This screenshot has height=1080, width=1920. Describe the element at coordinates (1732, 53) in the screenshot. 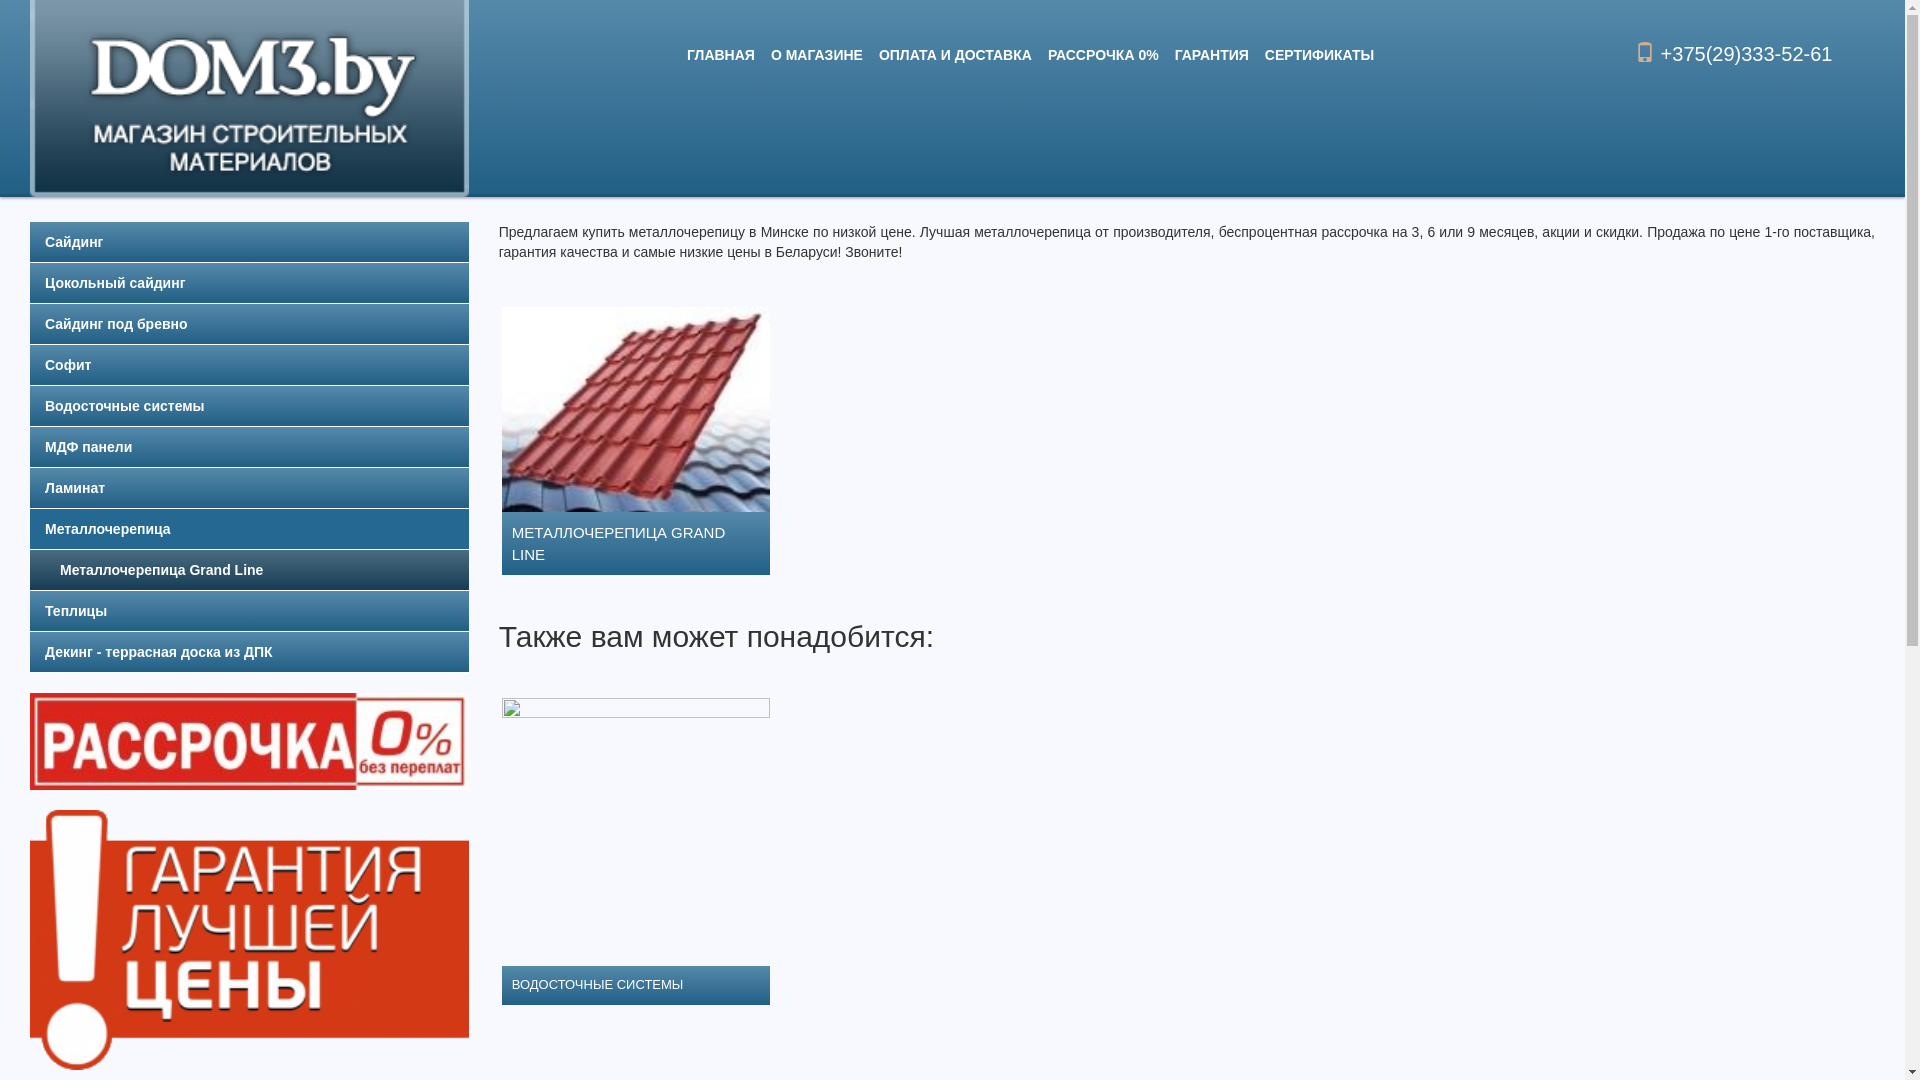

I see `'+375(29)333-52-61'` at that location.